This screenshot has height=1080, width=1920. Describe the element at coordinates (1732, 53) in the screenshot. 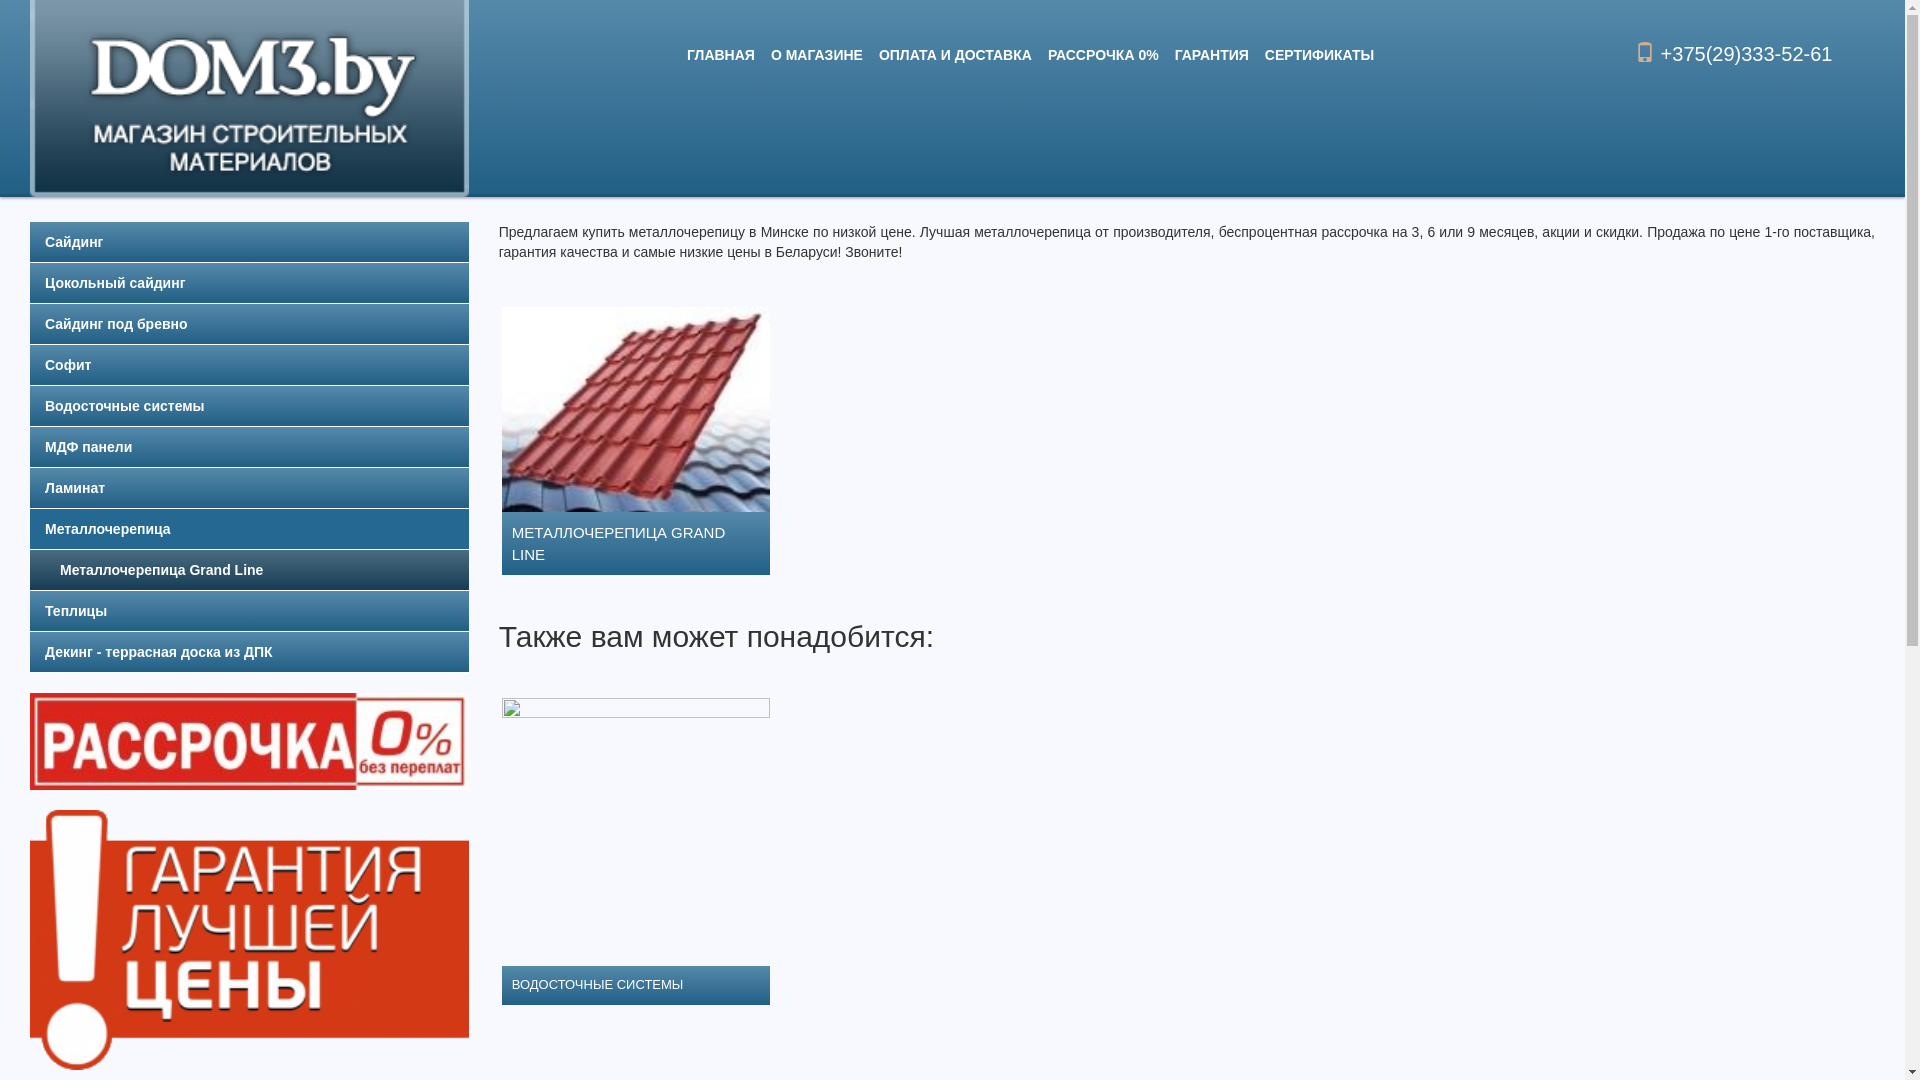

I see `'+375(29)333-52-61'` at that location.